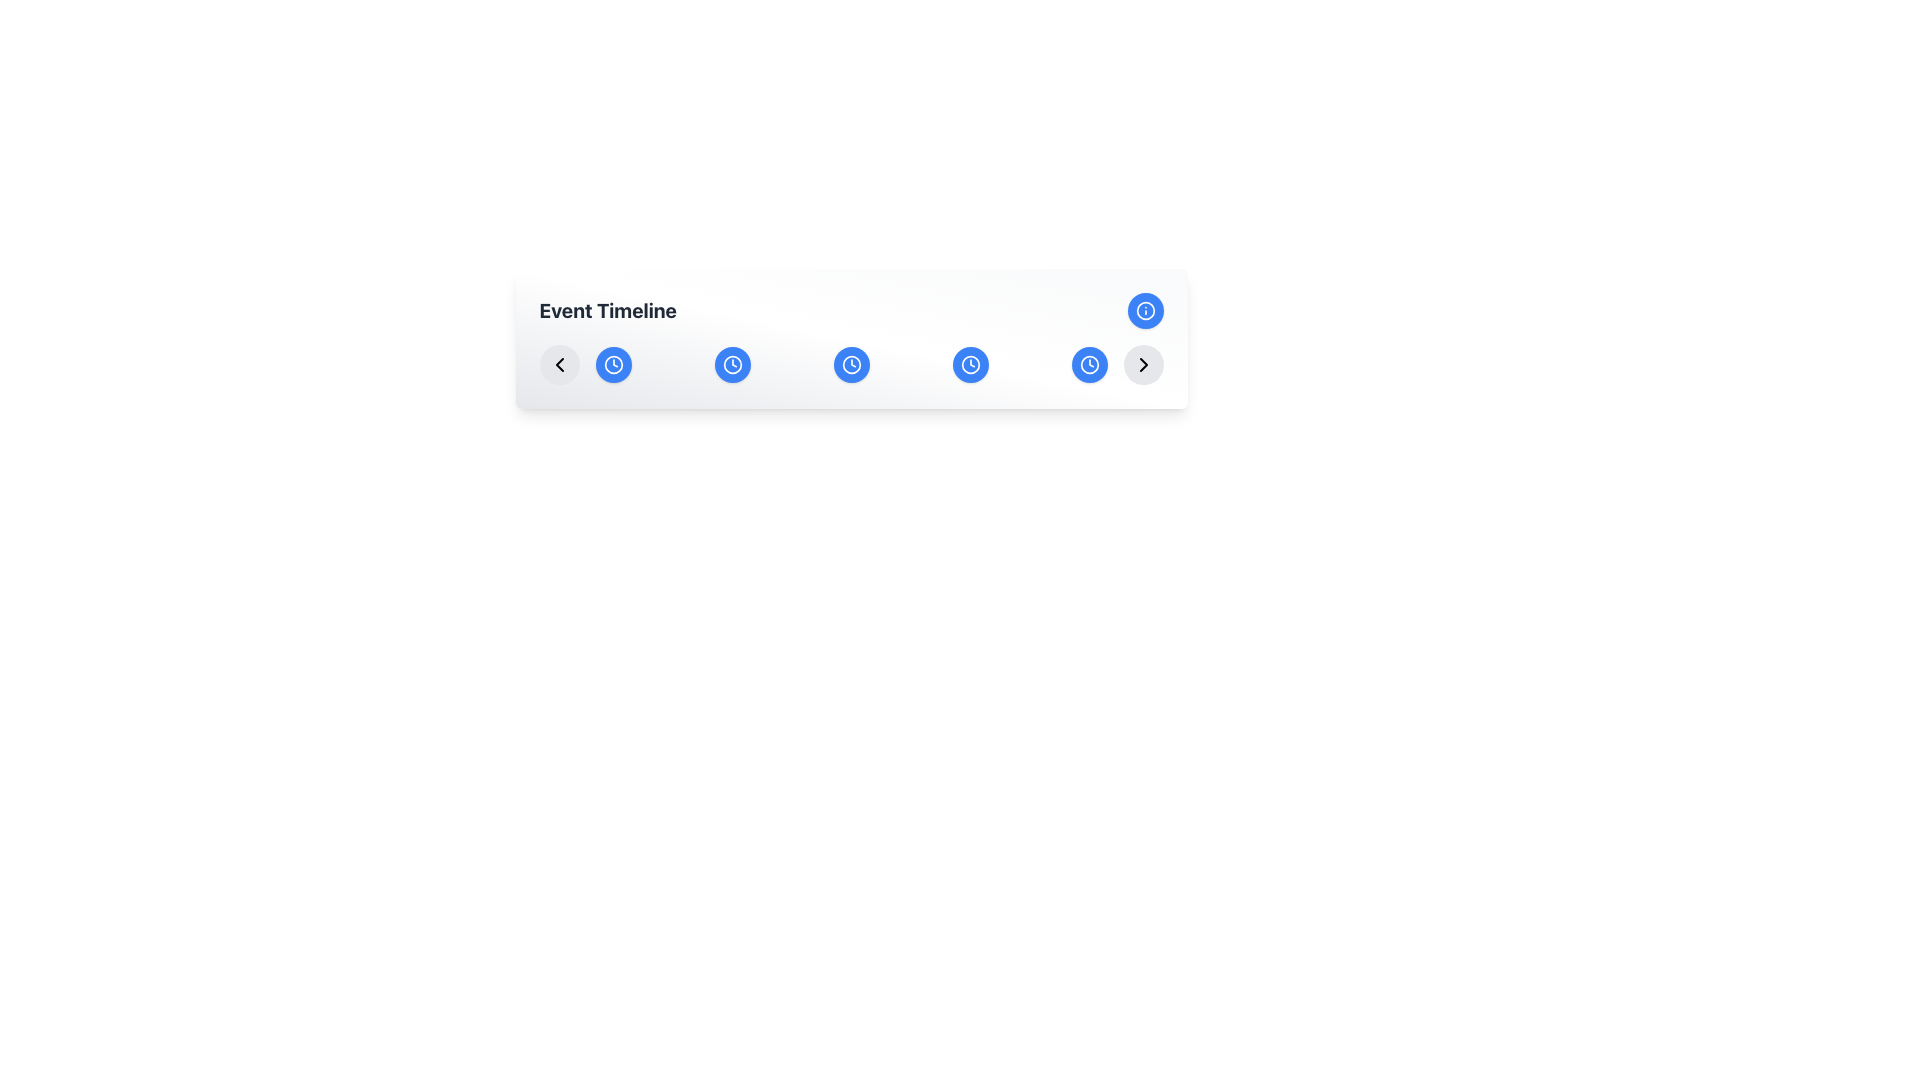  I want to click on the fifth SVG icon depicting a clock in the 'Event Timeline' section, so click(851, 365).